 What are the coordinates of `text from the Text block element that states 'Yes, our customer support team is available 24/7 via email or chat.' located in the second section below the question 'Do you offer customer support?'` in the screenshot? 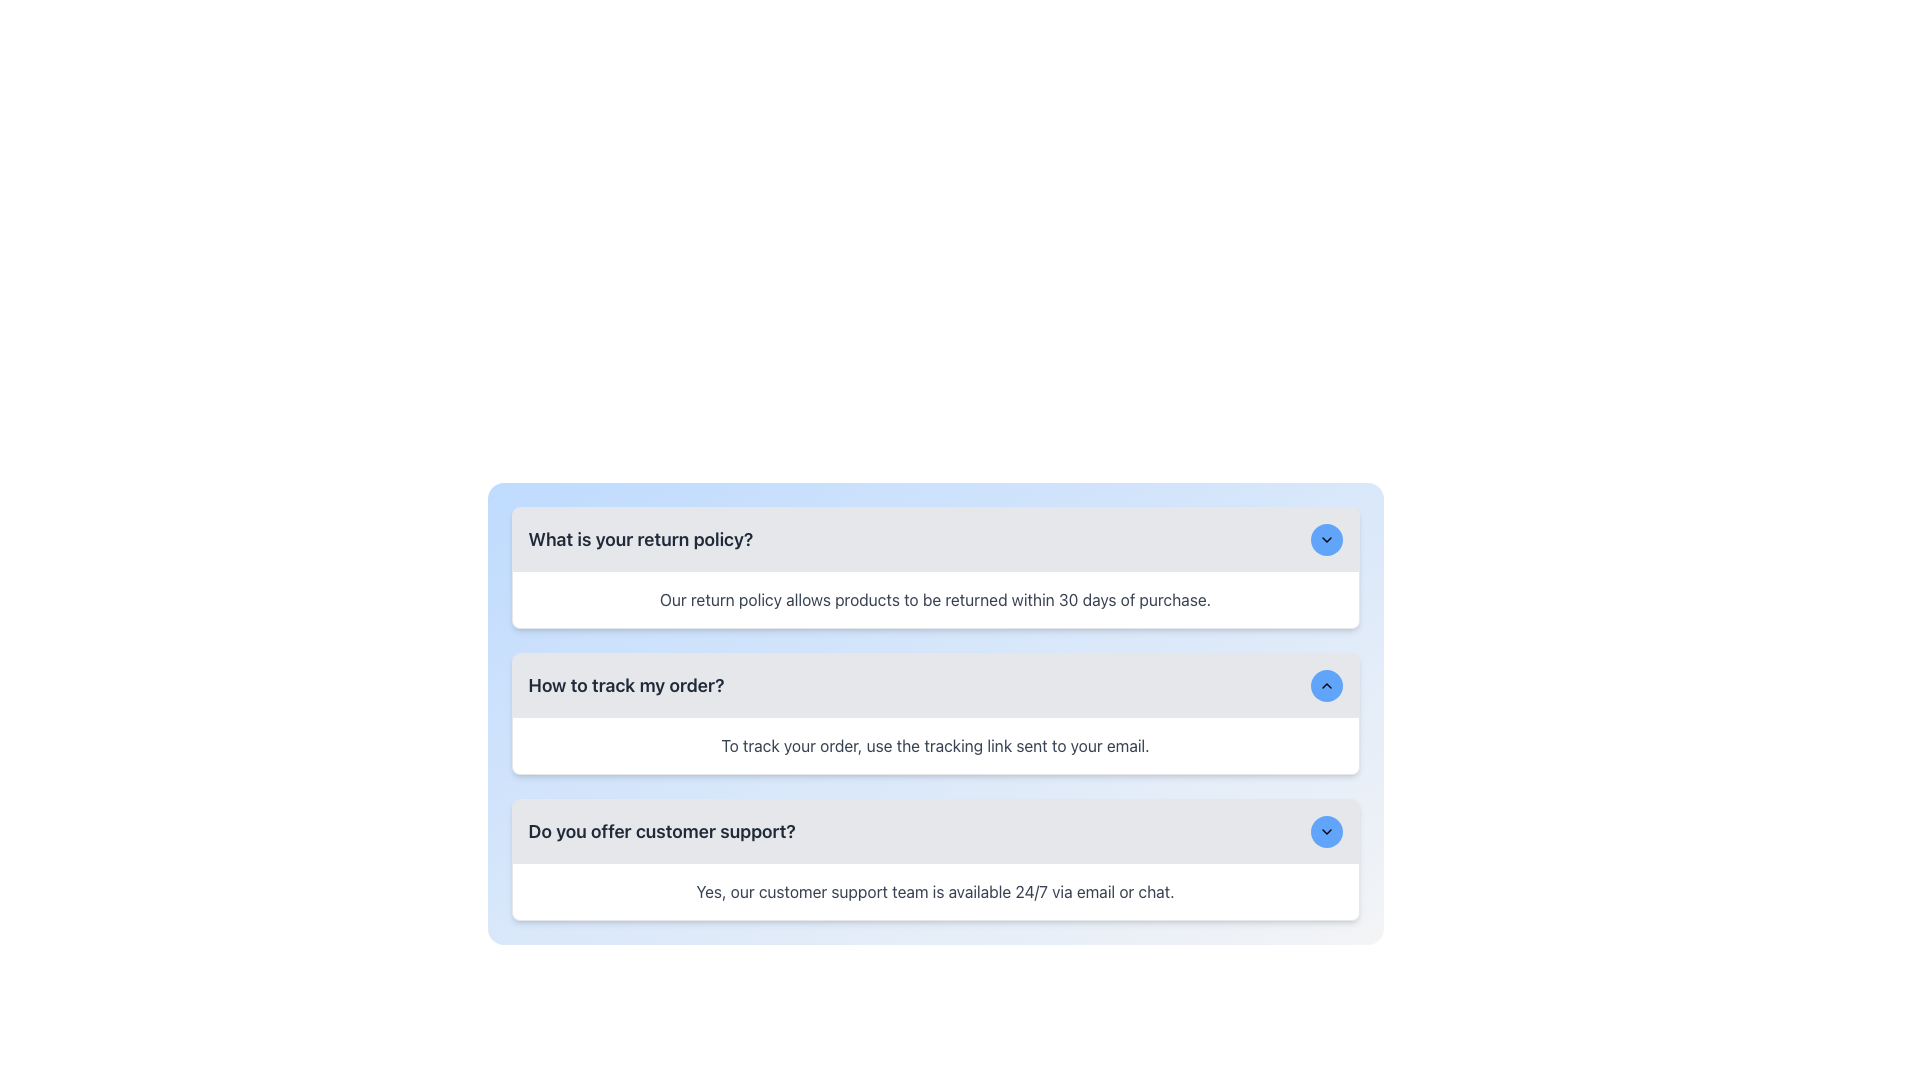 It's located at (934, 890).